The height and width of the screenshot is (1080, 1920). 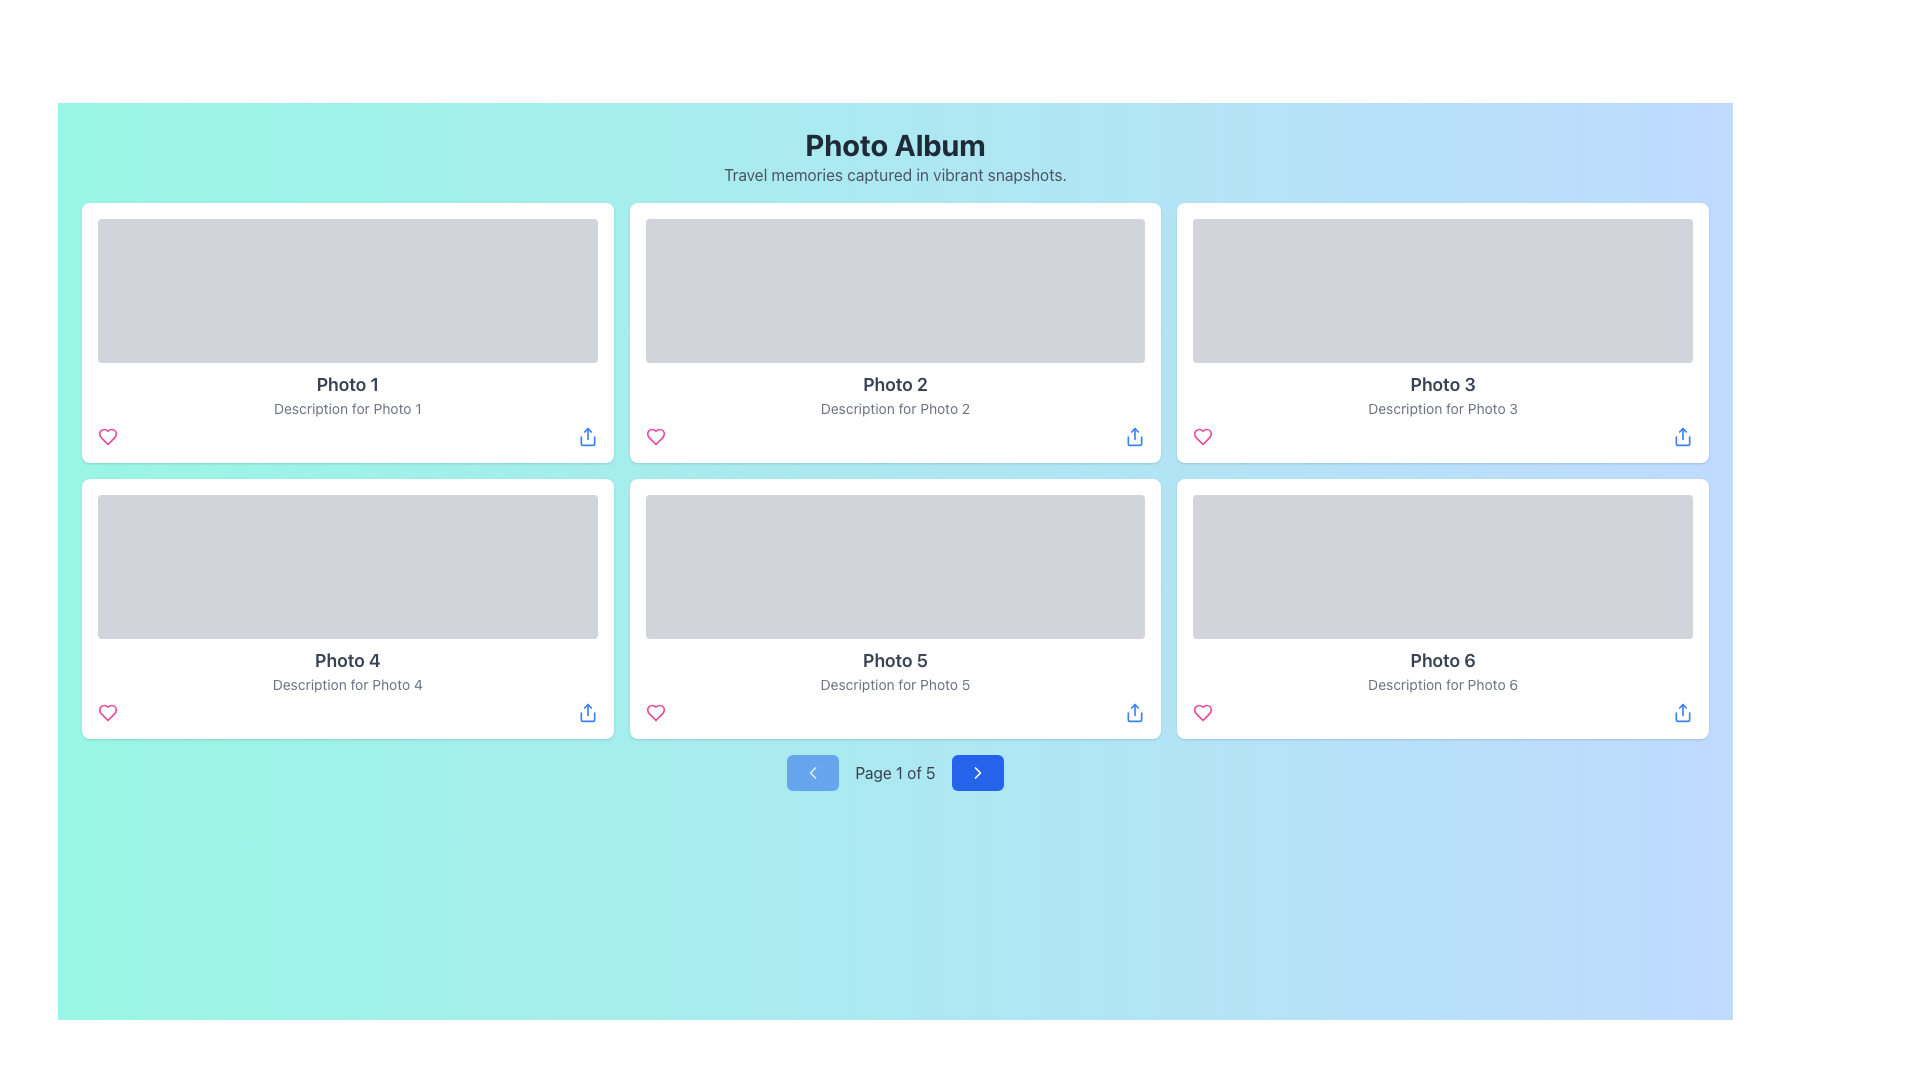 What do you see at coordinates (586, 712) in the screenshot?
I see `the Share button icon located at the bottom-right corner of the 'Photo 4' card in the second row of the grid layout` at bounding box center [586, 712].